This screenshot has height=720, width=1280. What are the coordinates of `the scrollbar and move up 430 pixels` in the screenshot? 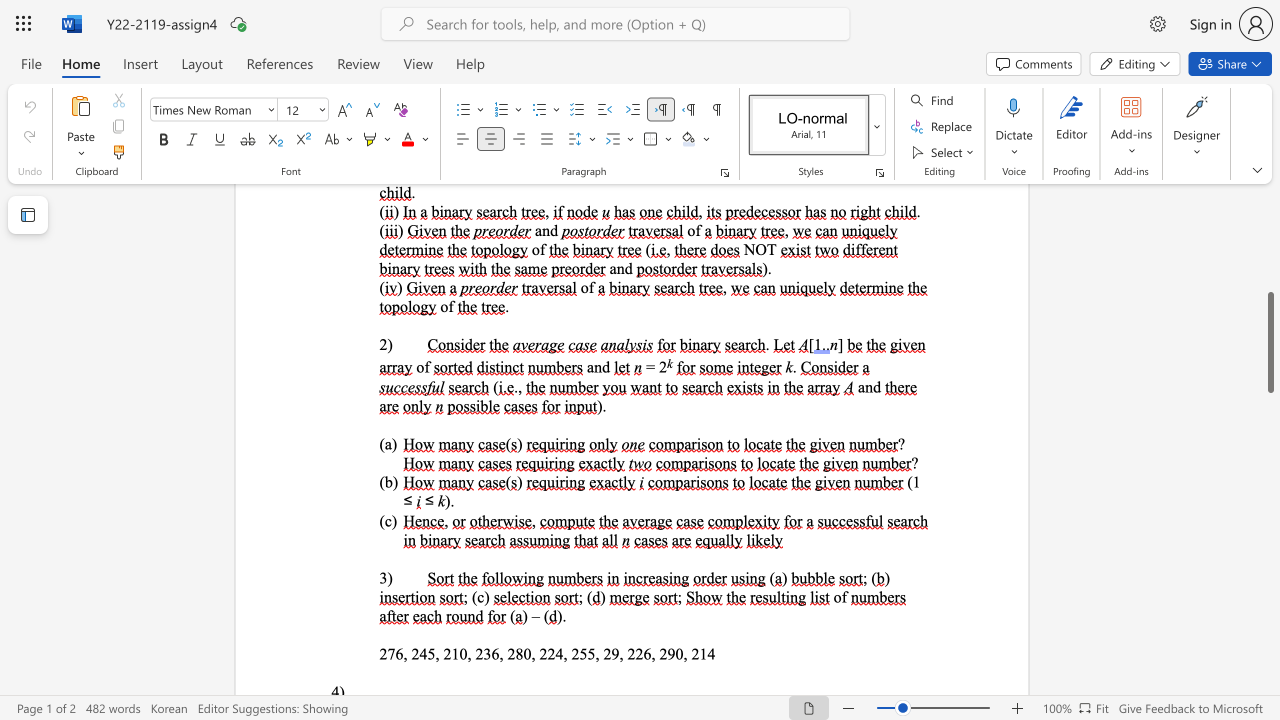 It's located at (1269, 341).